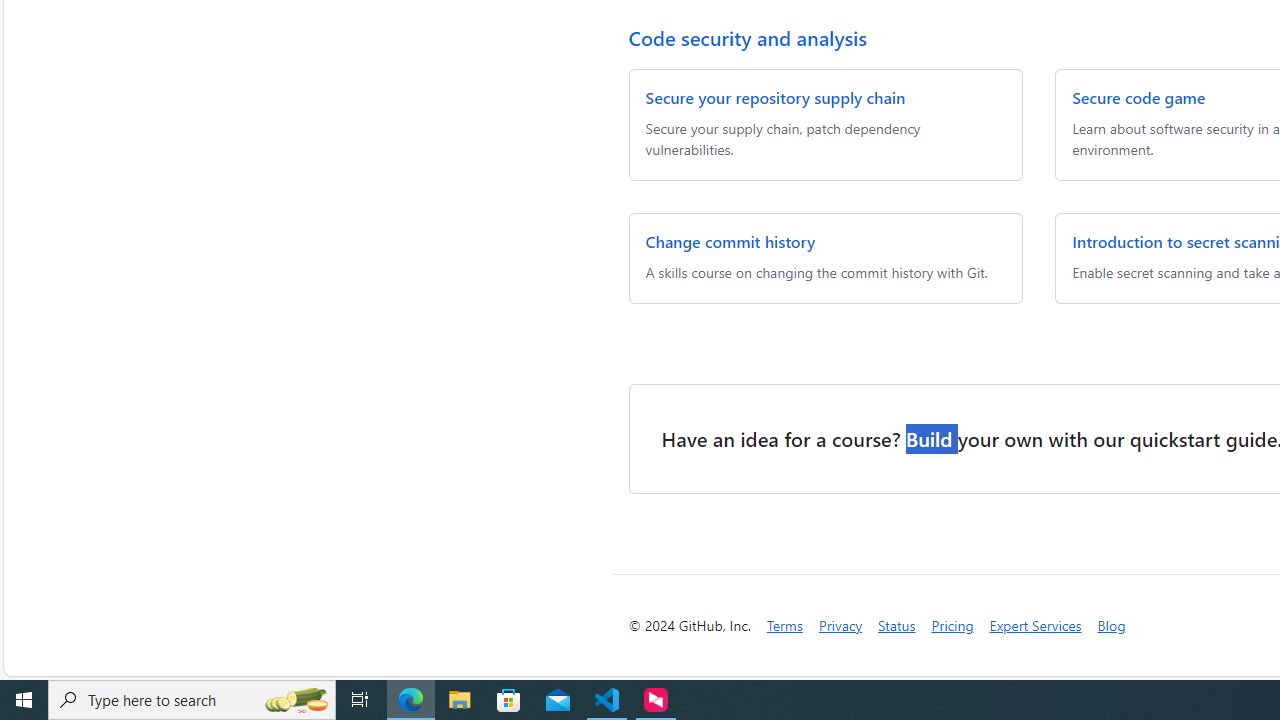 The width and height of the screenshot is (1280, 720). What do you see at coordinates (1110, 624) in the screenshot?
I see `'Blog'` at bounding box center [1110, 624].